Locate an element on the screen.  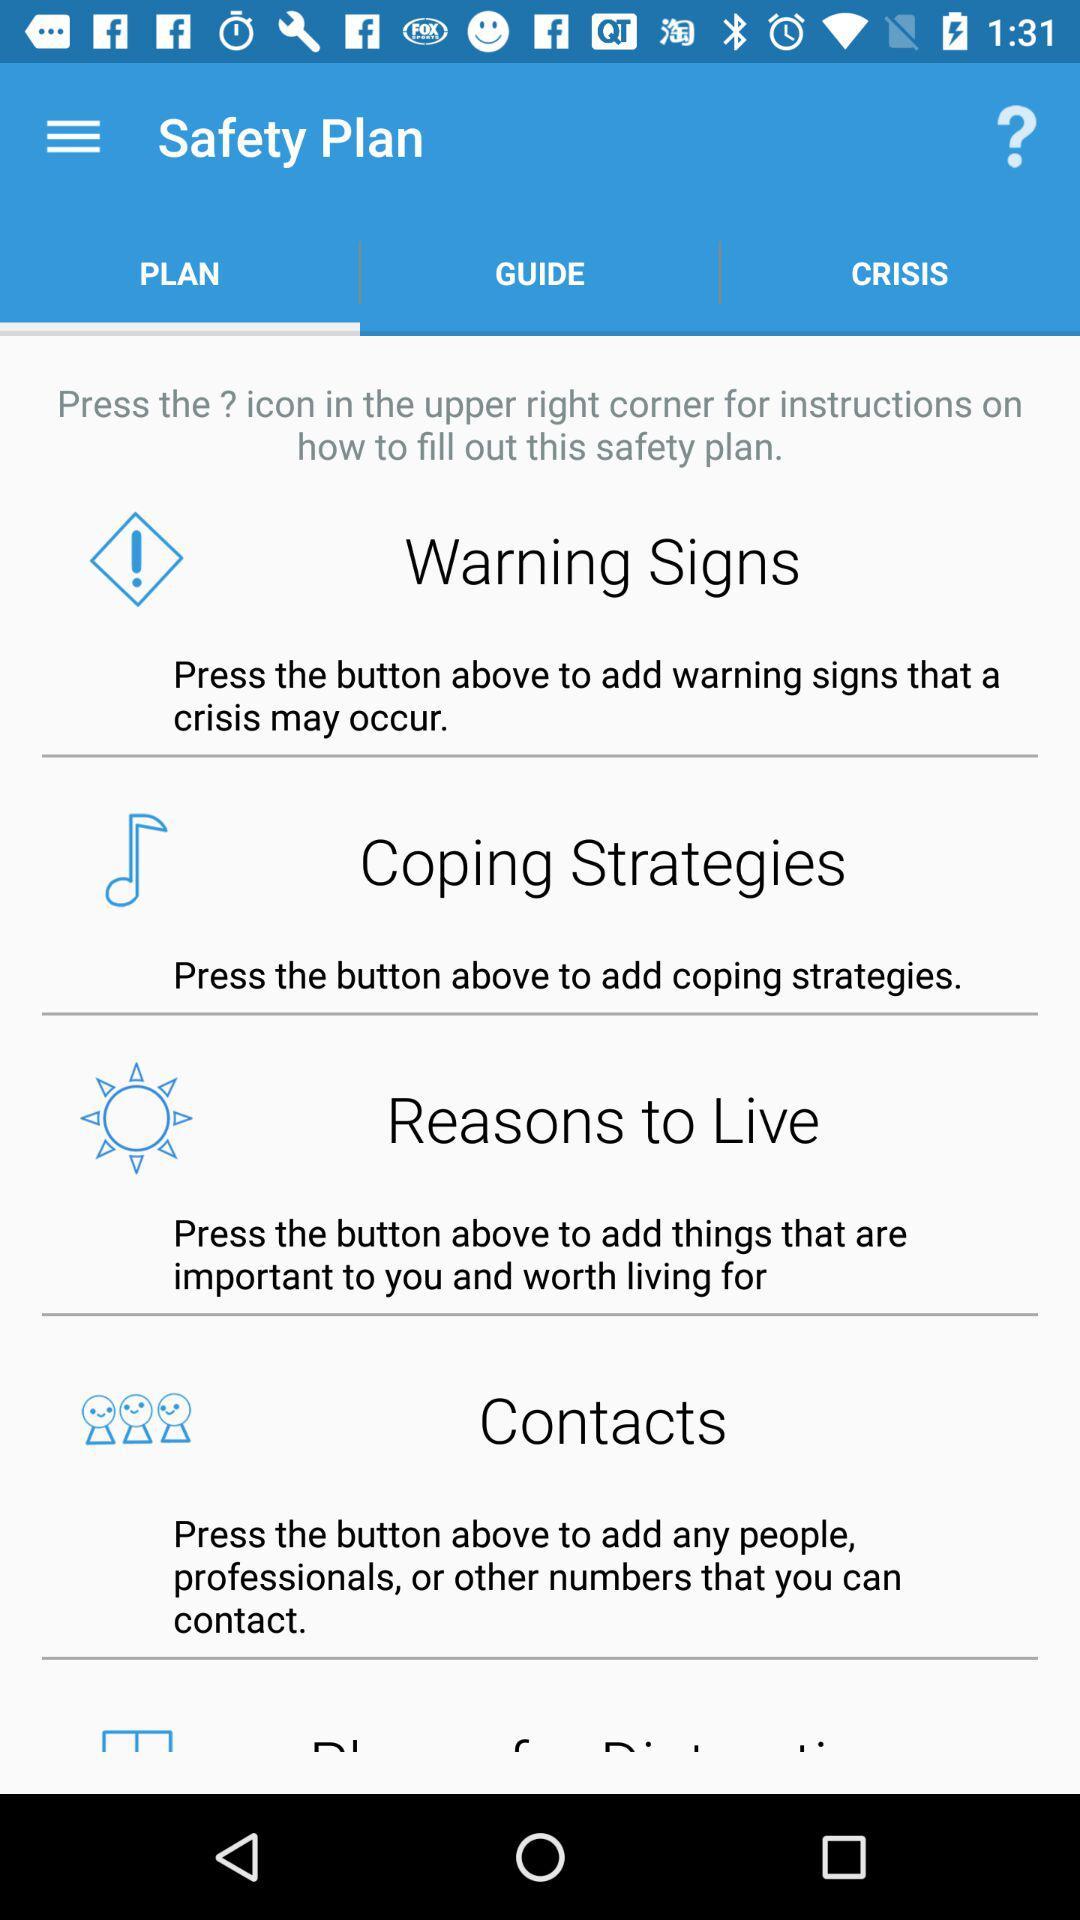
guide is located at coordinates (540, 272).